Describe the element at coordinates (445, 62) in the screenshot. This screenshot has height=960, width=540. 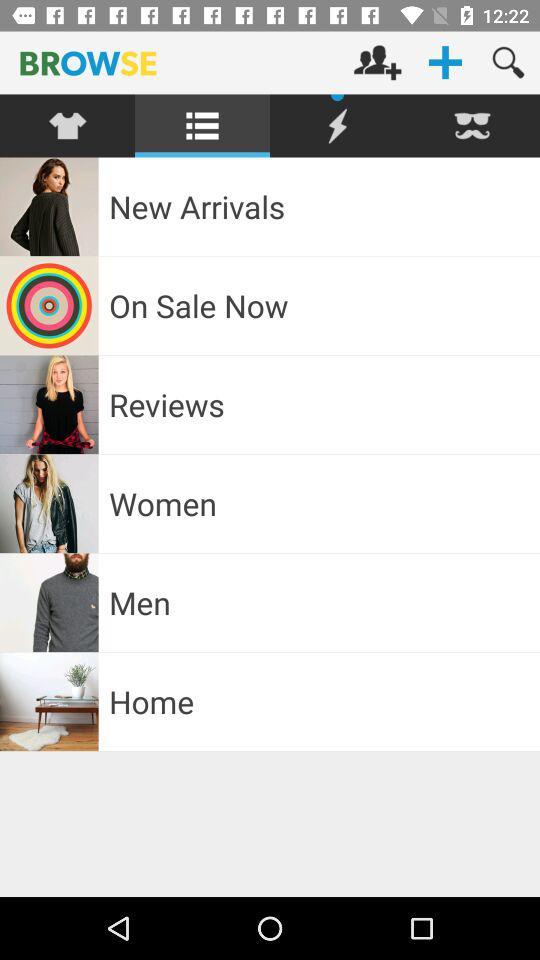
I see `the add icon` at that location.